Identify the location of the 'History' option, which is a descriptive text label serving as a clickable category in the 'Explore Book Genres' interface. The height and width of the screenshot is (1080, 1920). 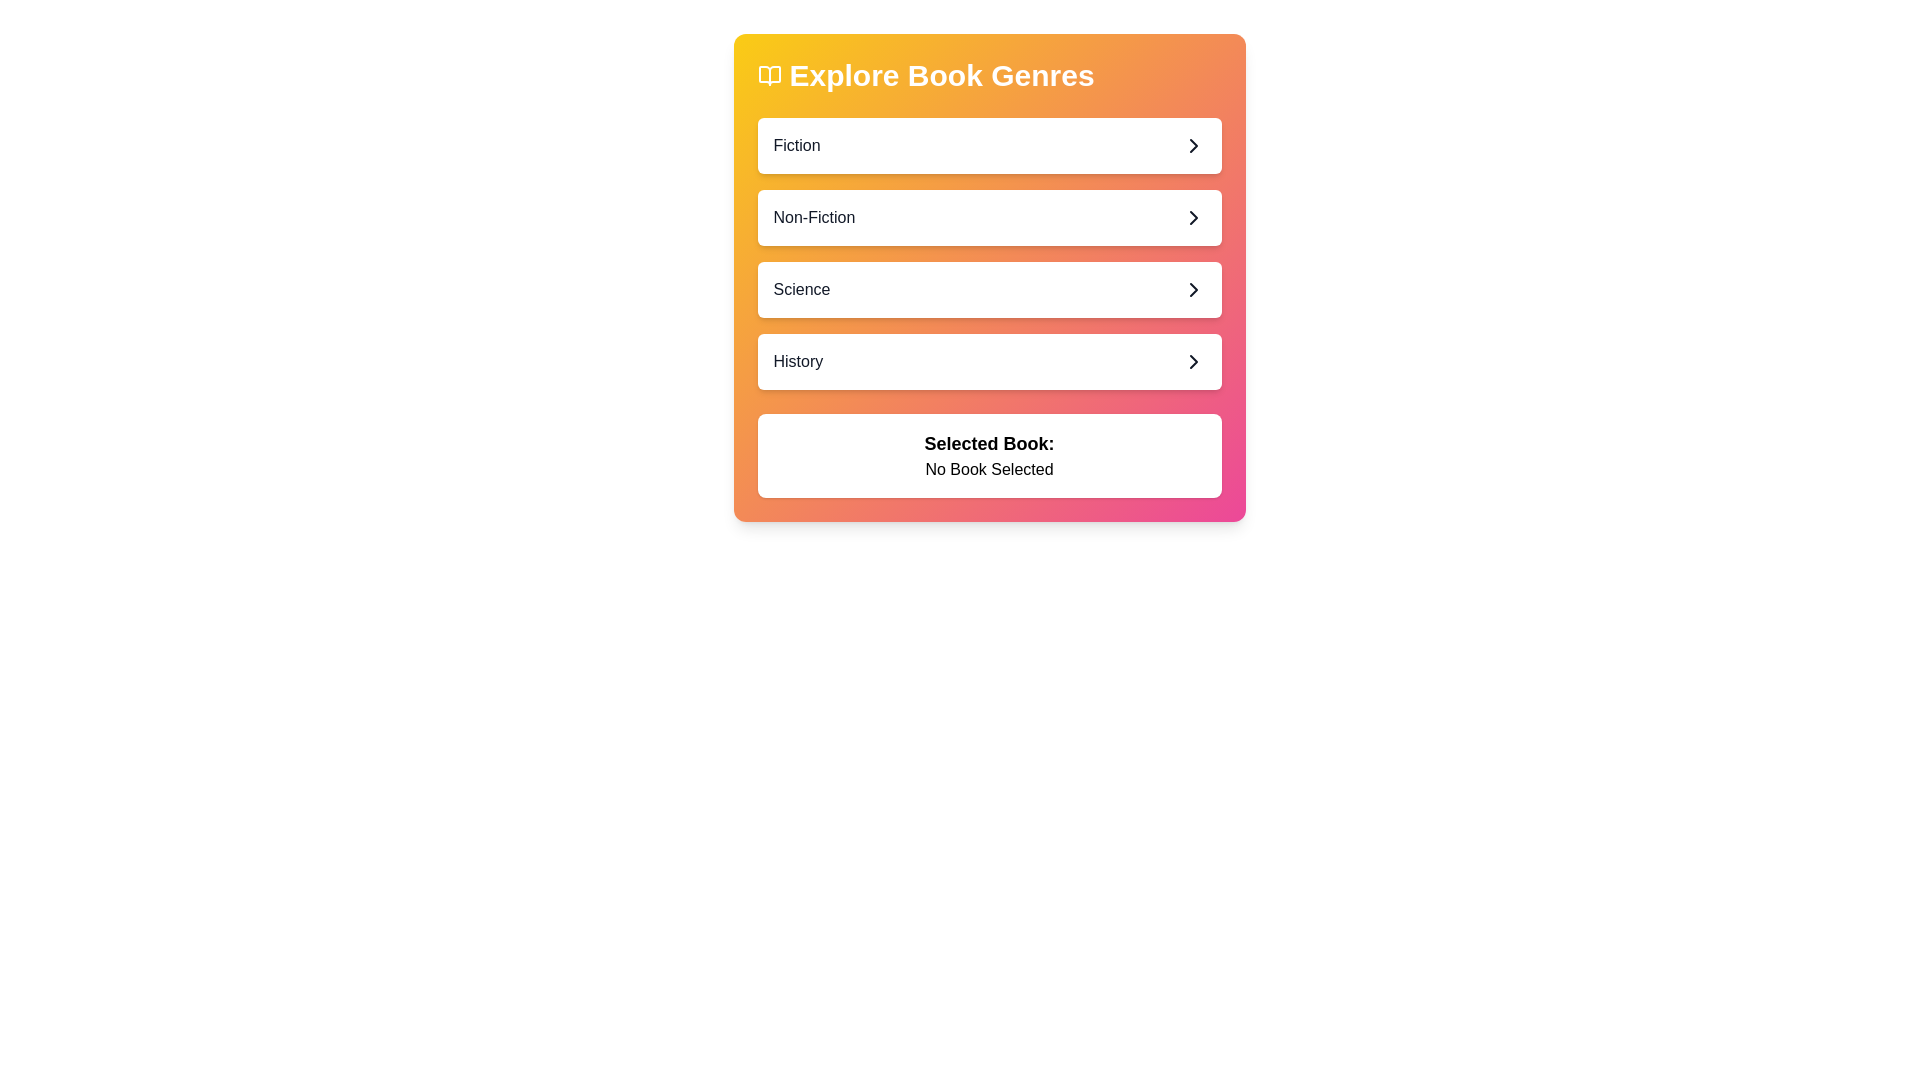
(797, 362).